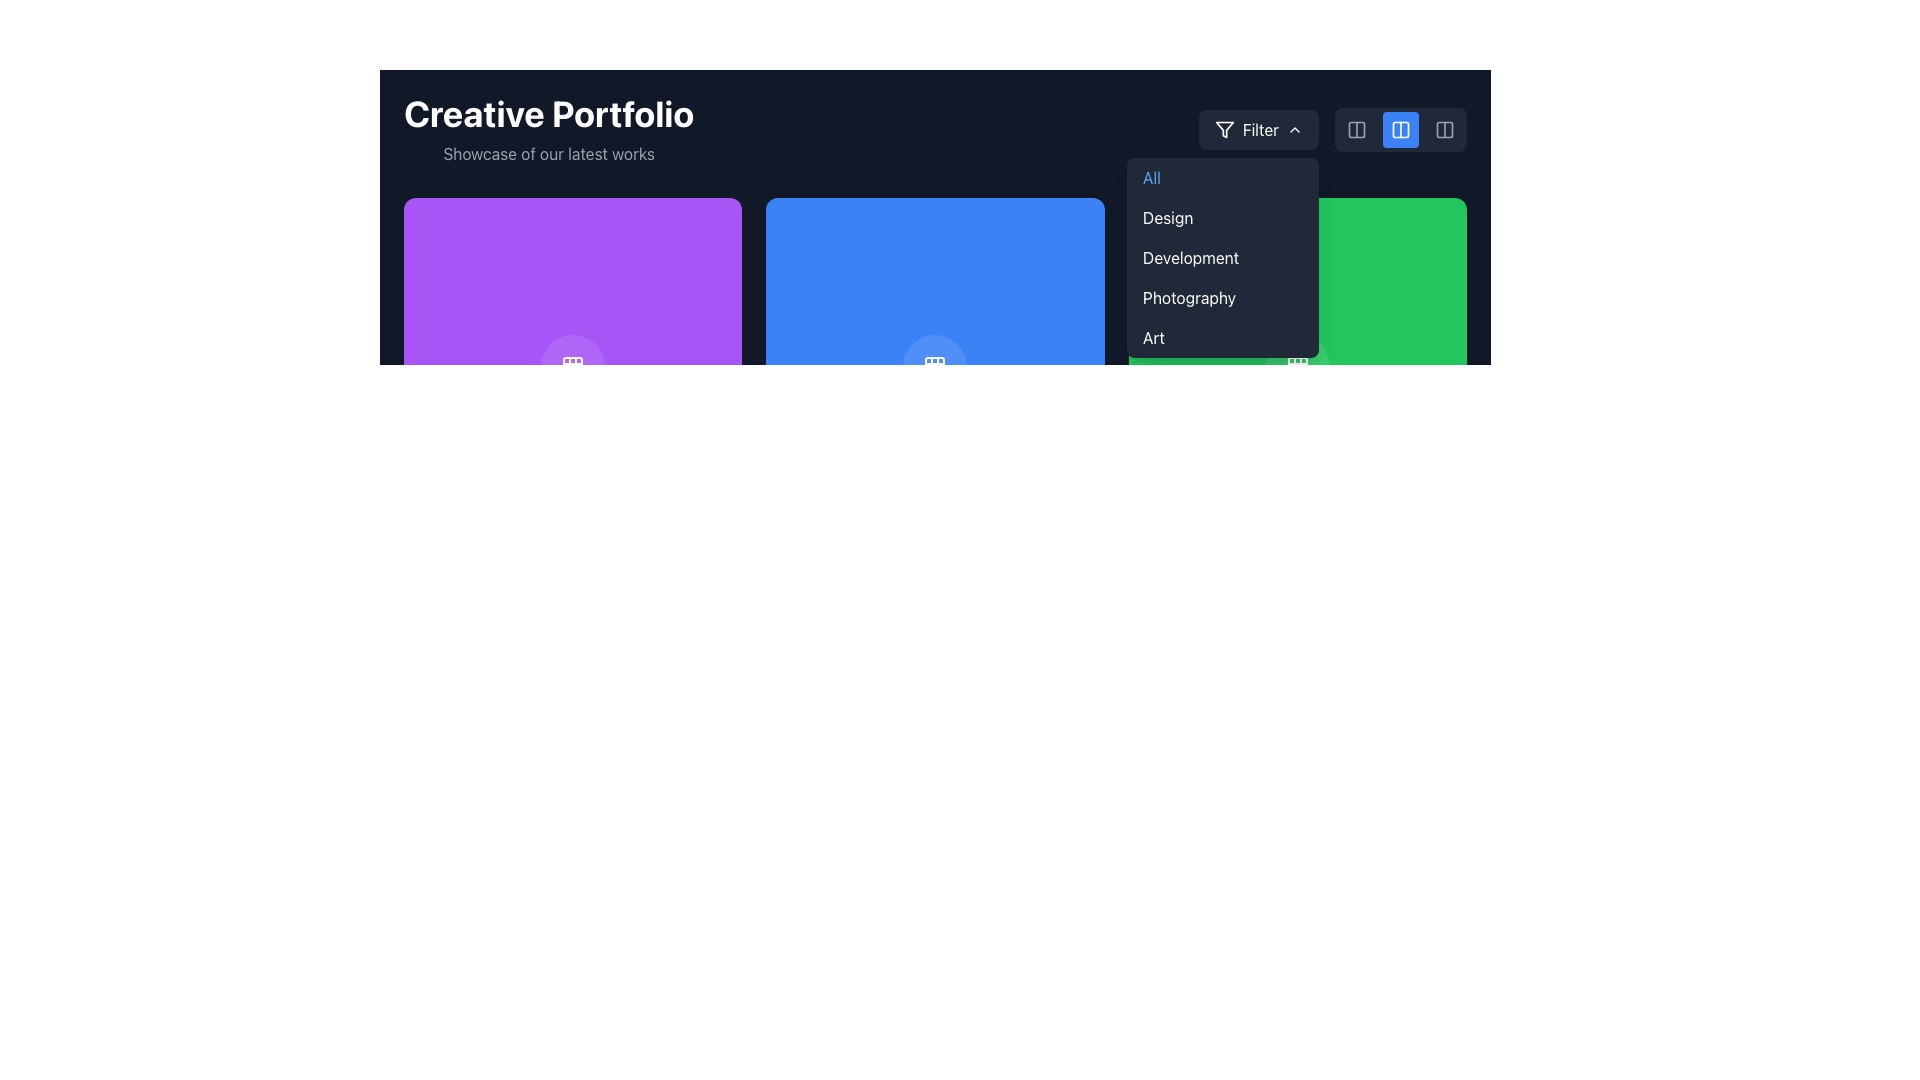 Image resolution: width=1920 pixels, height=1080 pixels. I want to click on the button located in the bottom-right corner of the menu area, so click(1297, 367).